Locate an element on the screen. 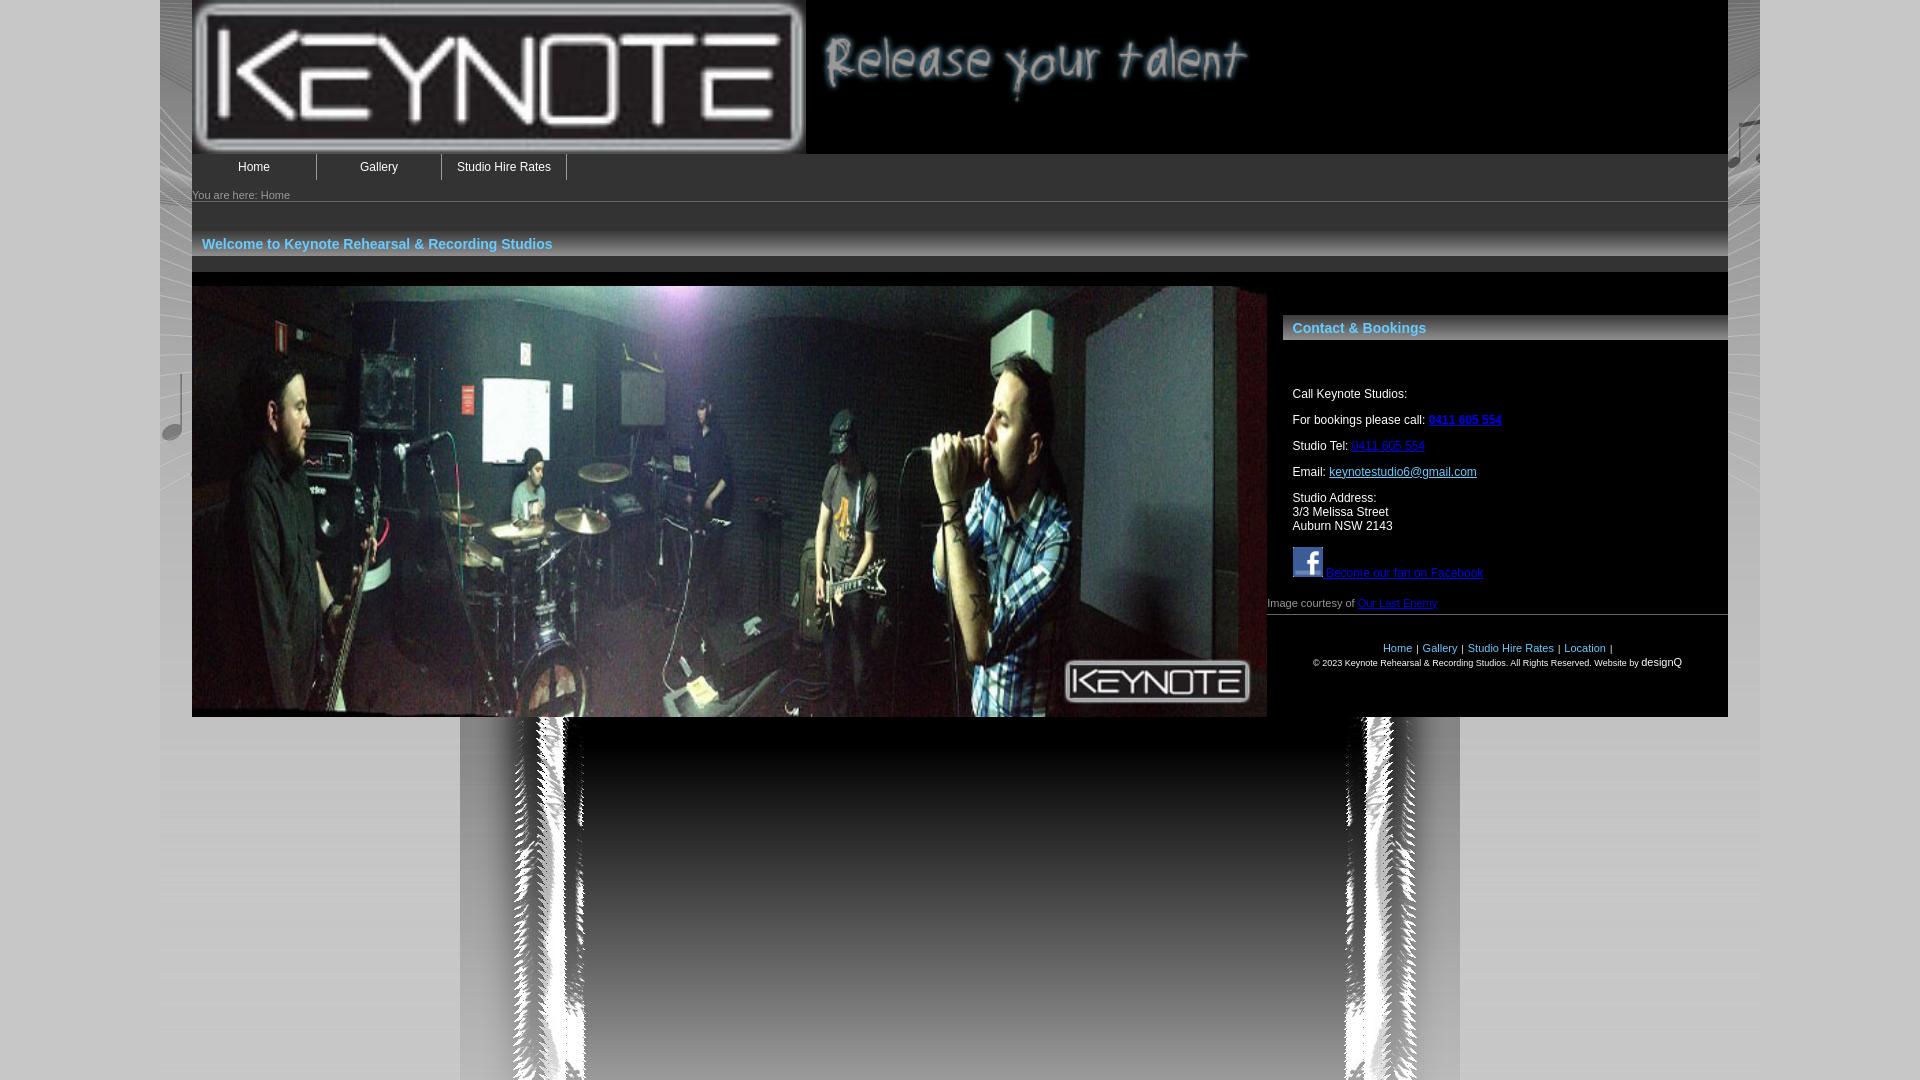 The width and height of the screenshot is (1920, 1080). 'Studio Hire Rates' is located at coordinates (1511, 648).